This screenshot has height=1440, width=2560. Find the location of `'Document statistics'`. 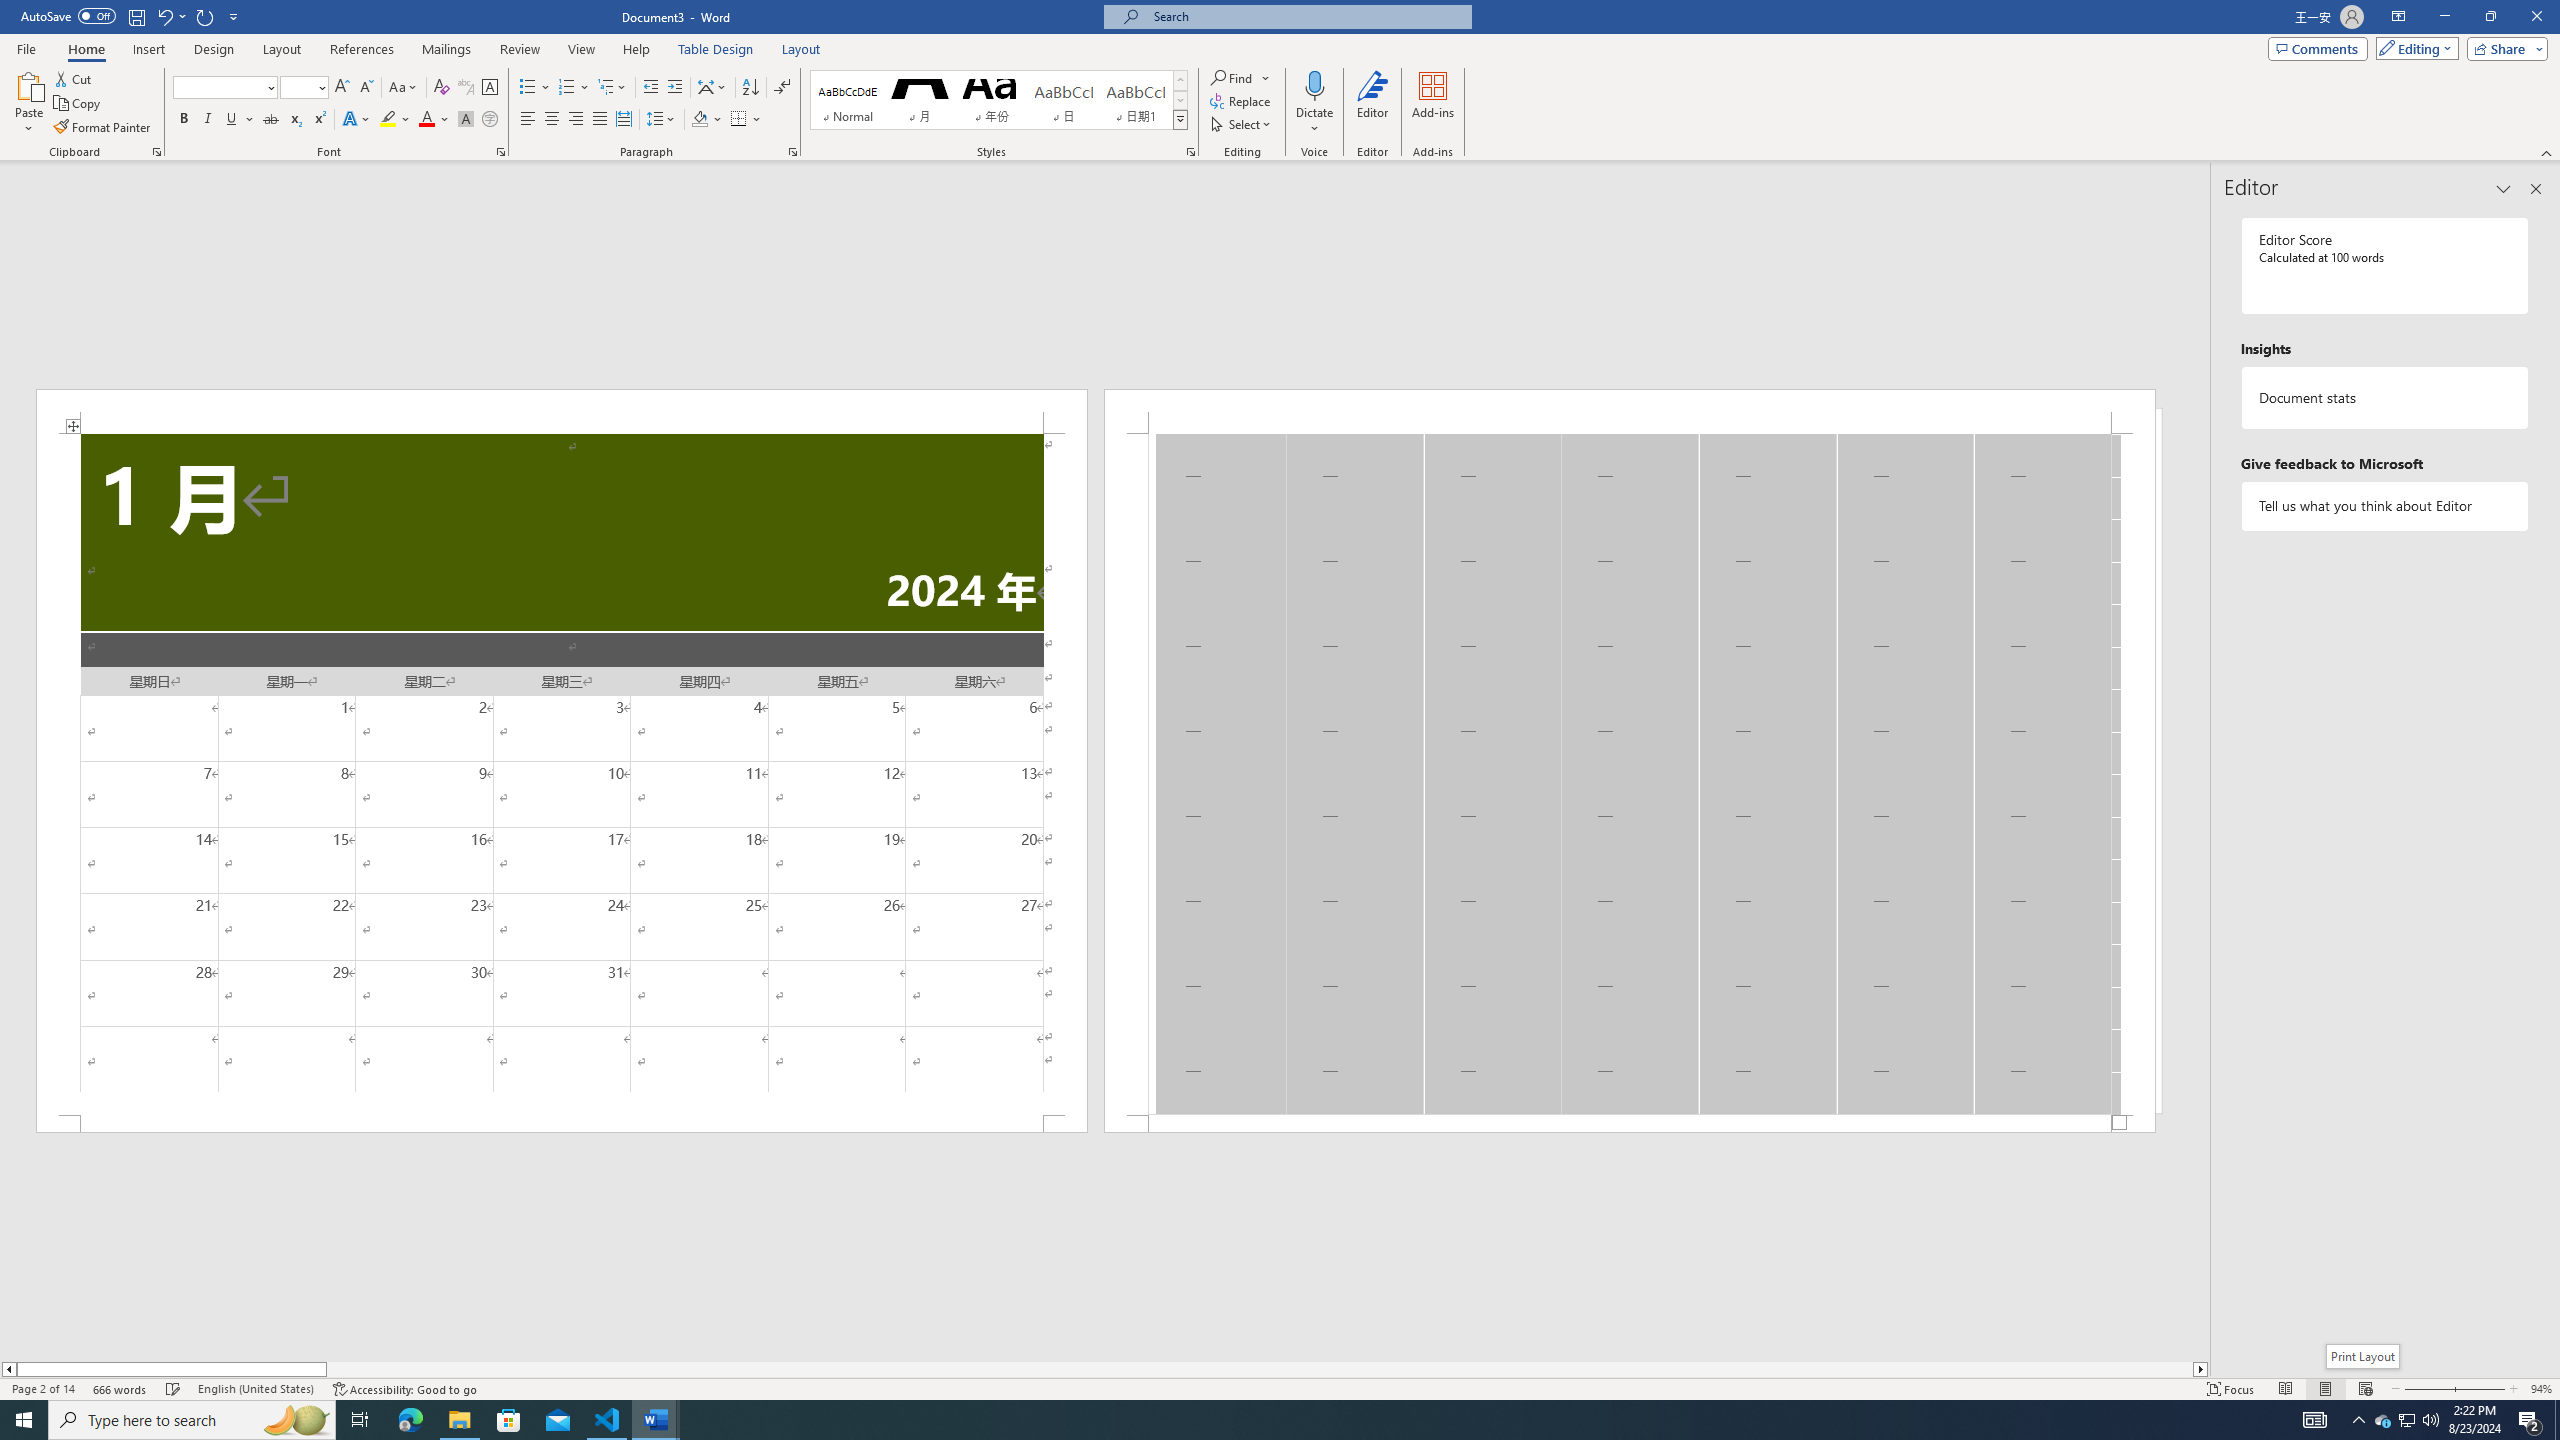

'Document statistics' is located at coordinates (2384, 398).